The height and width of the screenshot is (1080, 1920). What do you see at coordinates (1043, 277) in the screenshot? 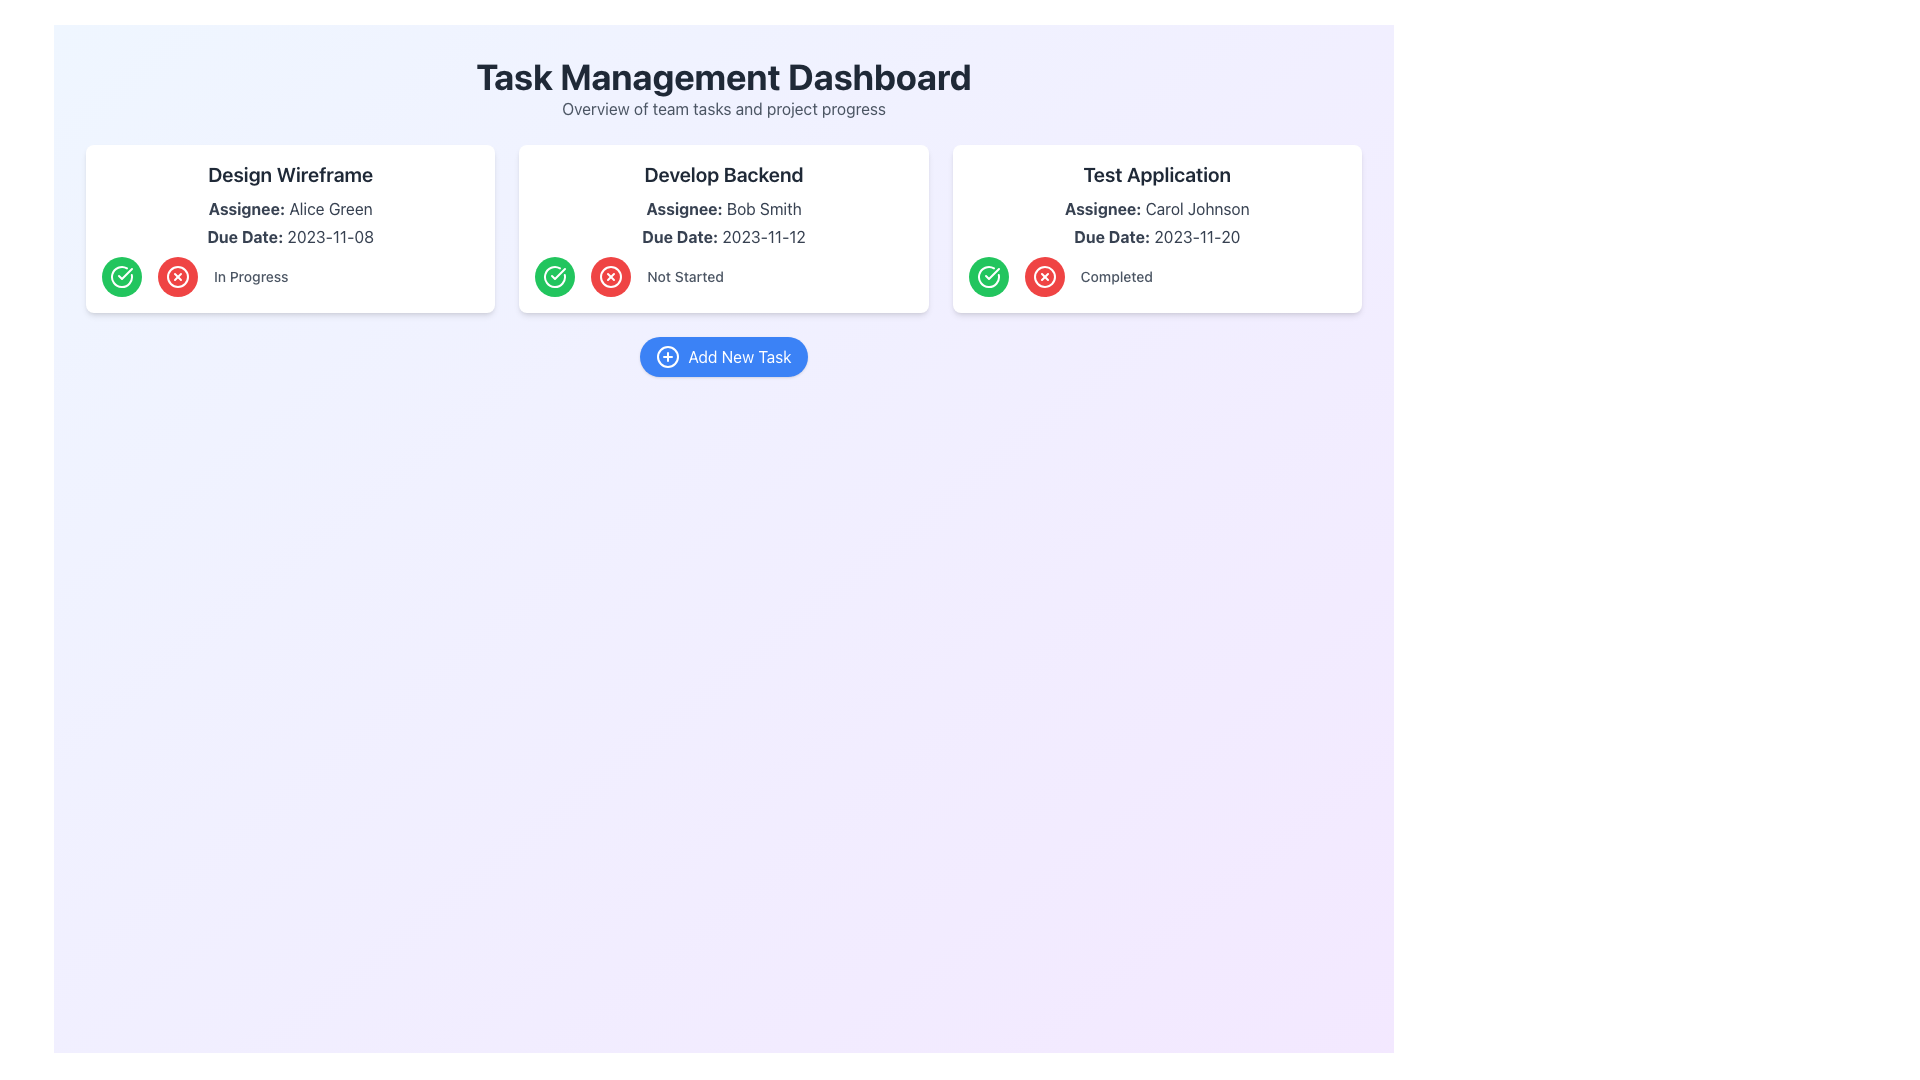
I see `the red circular button with a white 'X' symbol located in the lower-left side of the 'Develop Backend' task card` at bounding box center [1043, 277].